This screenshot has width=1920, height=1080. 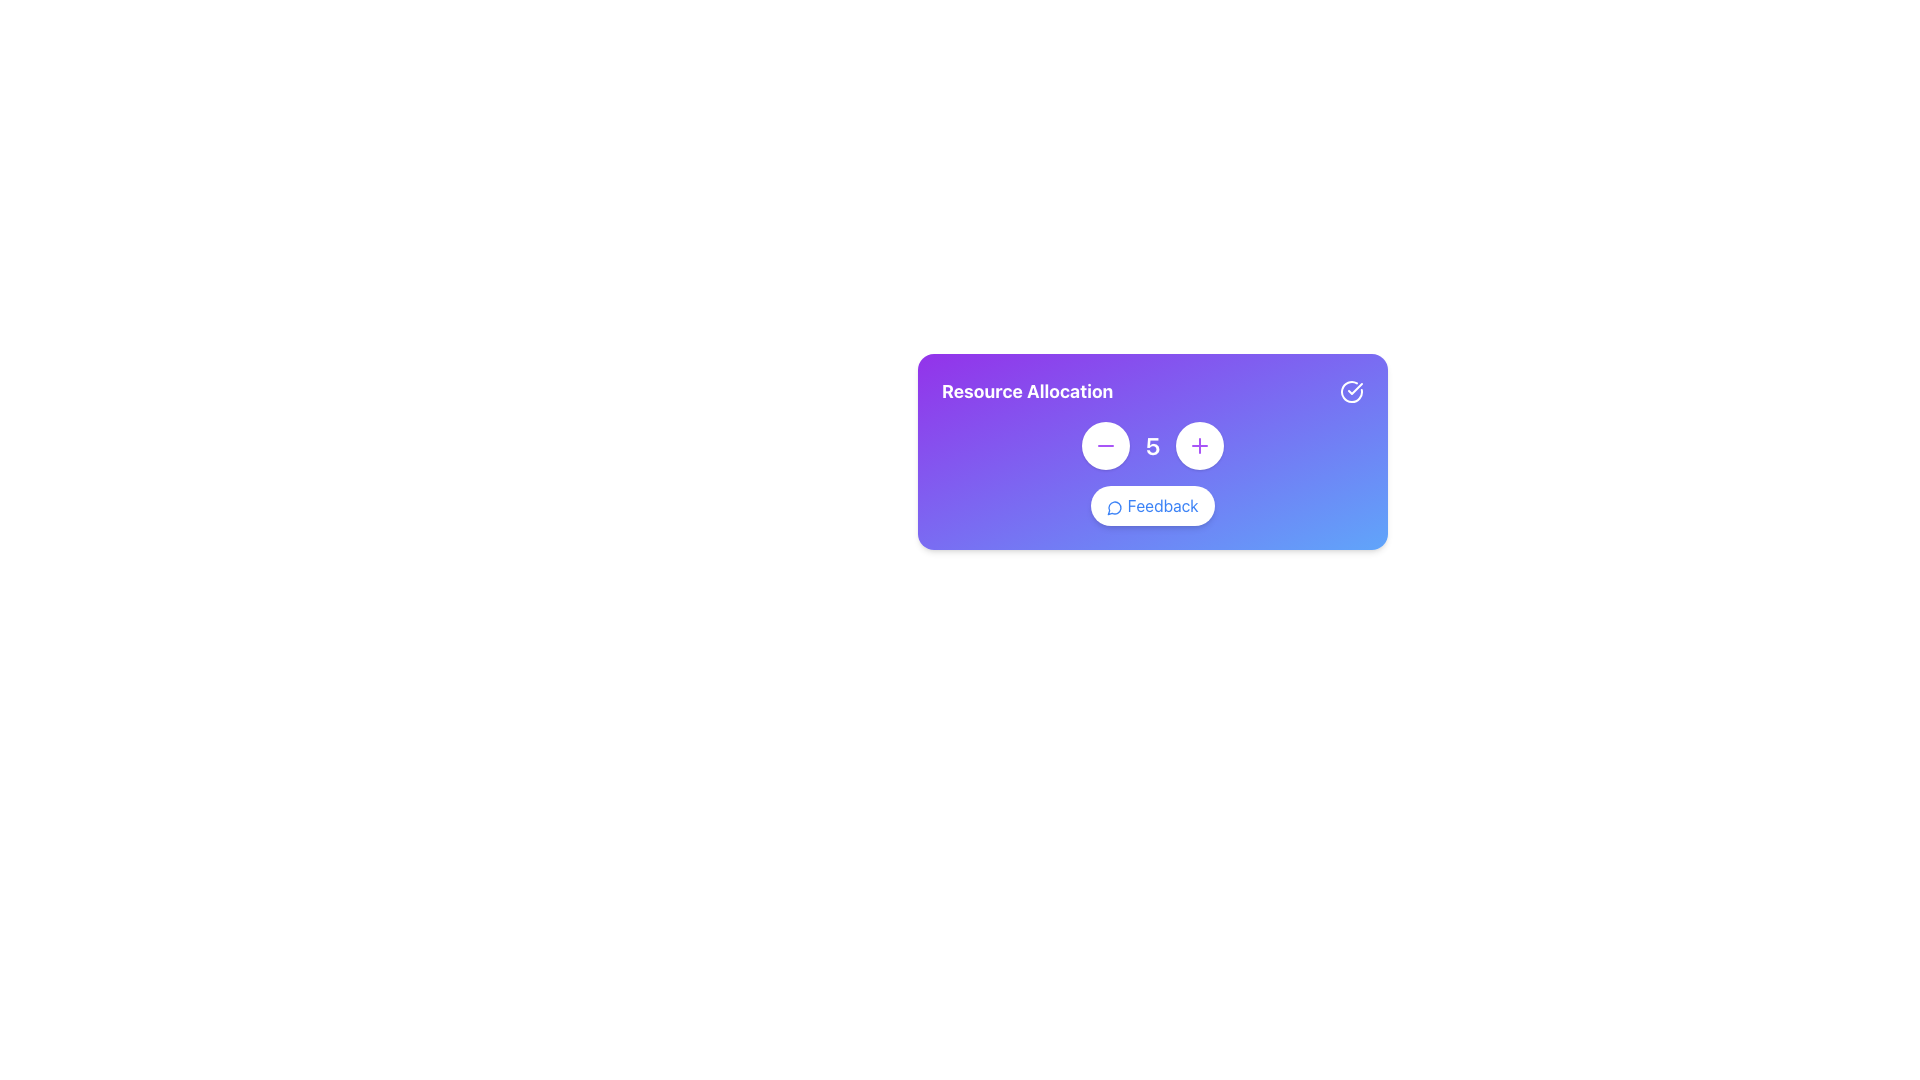 What do you see at coordinates (1152, 523) in the screenshot?
I see `the feedback button located at the center-bottom of the 'Resource Allocation' card` at bounding box center [1152, 523].